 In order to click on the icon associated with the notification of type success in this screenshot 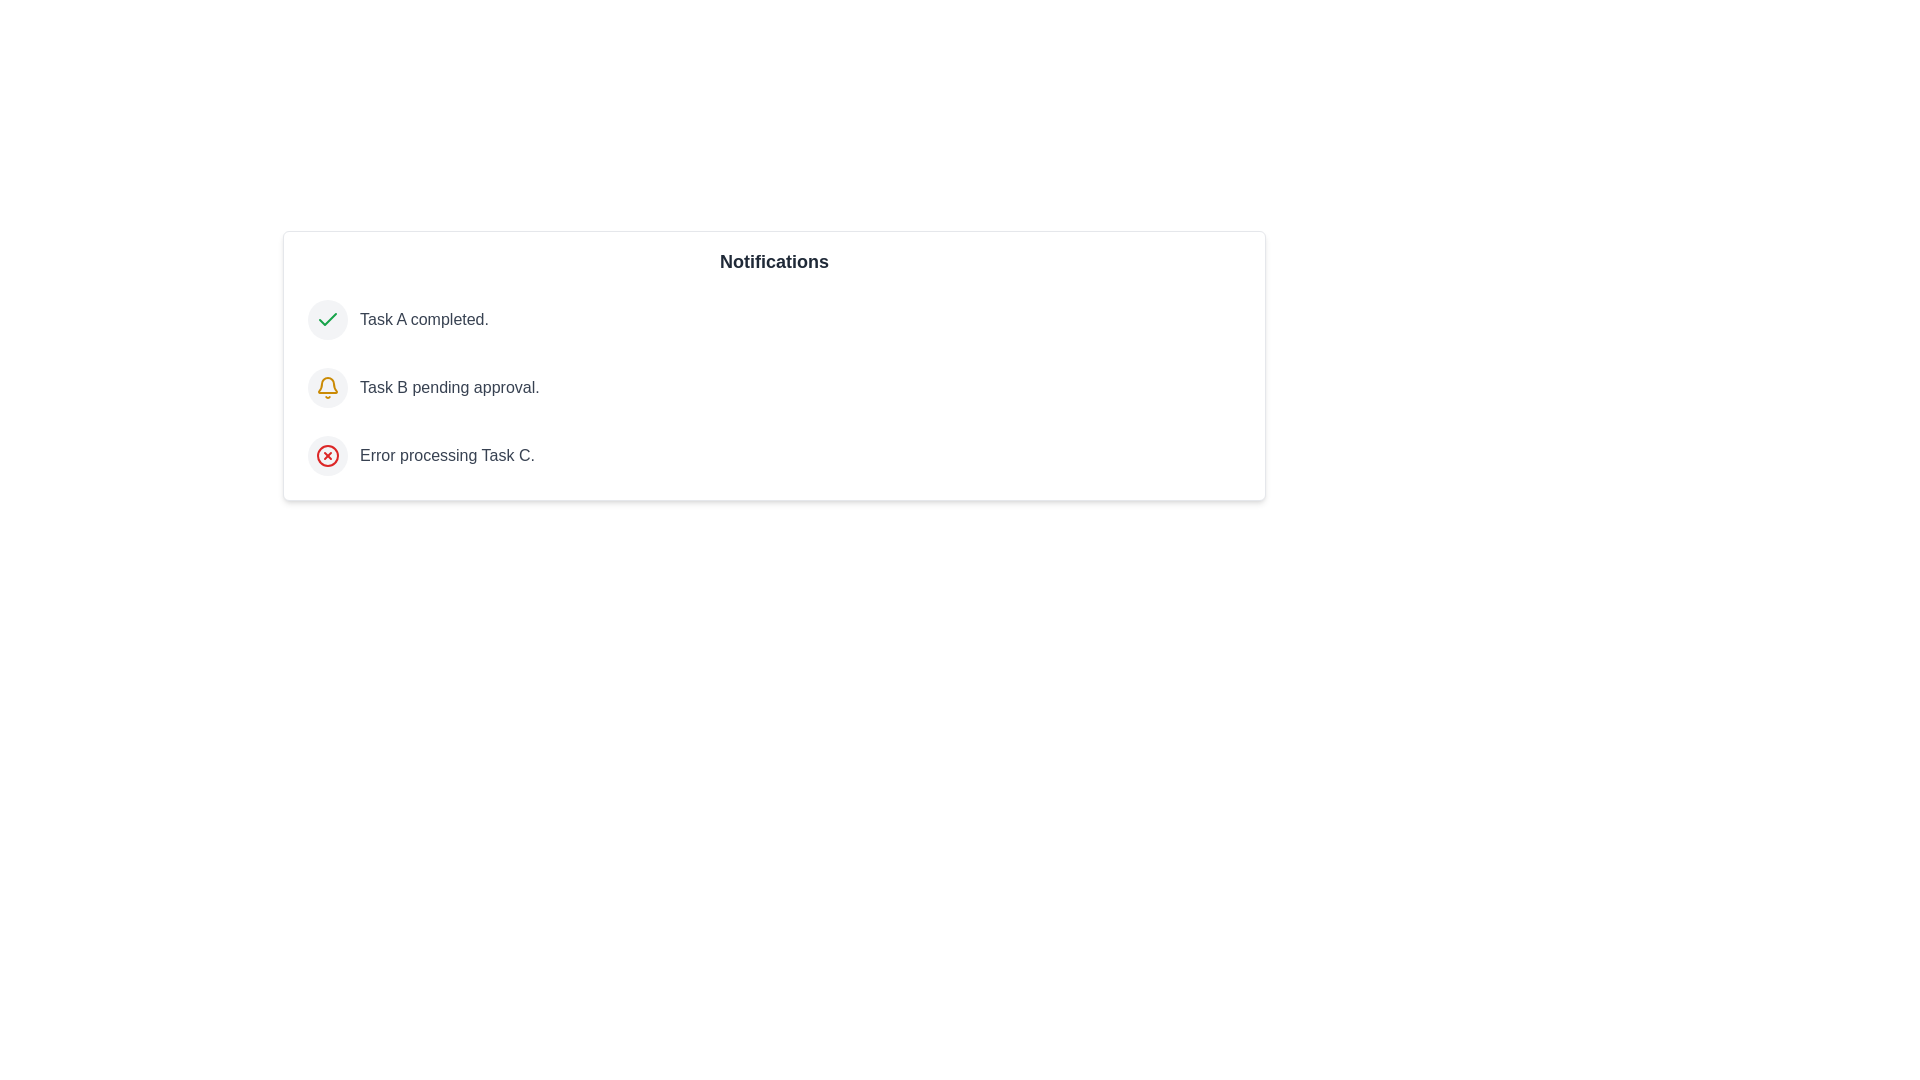, I will do `click(327, 319)`.